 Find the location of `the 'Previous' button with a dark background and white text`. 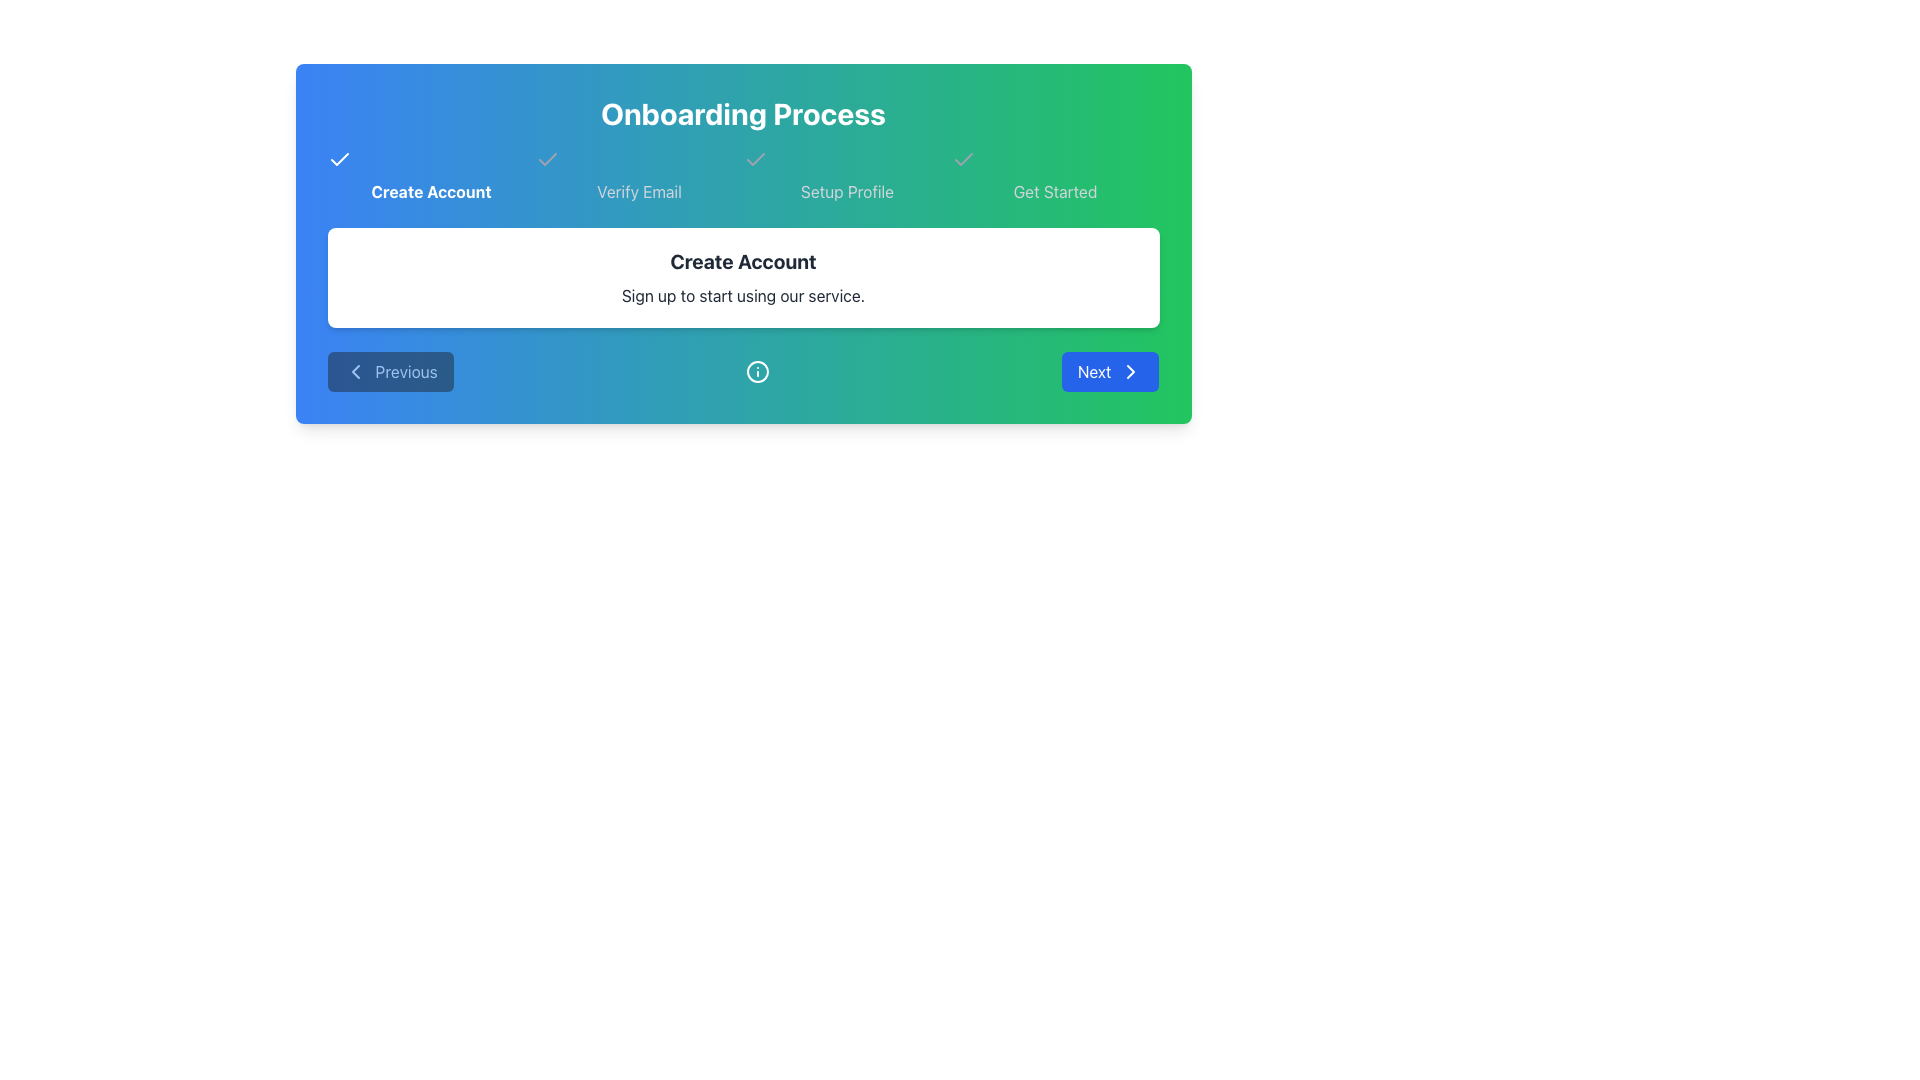

the 'Previous' button with a dark background and white text is located at coordinates (390, 371).